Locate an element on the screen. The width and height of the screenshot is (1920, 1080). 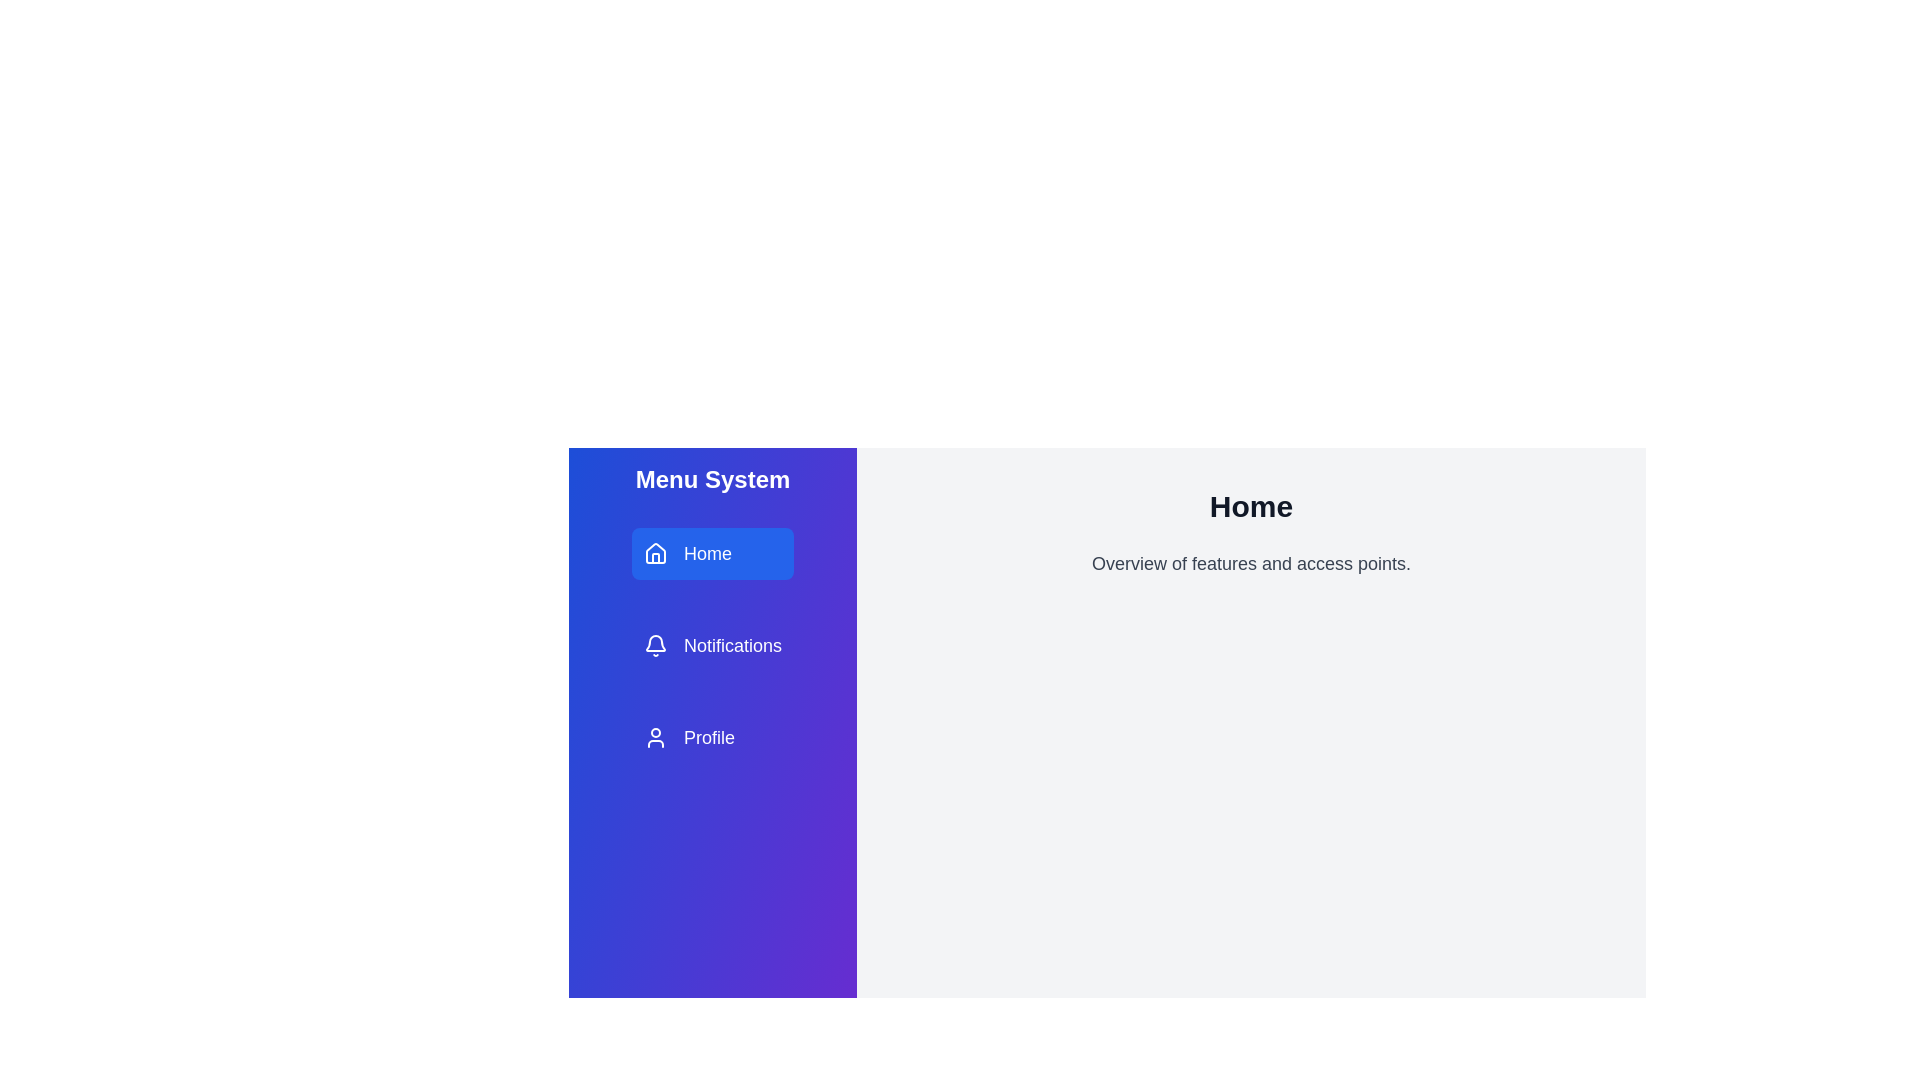
the menu item Home from the available options is located at coordinates (712, 554).